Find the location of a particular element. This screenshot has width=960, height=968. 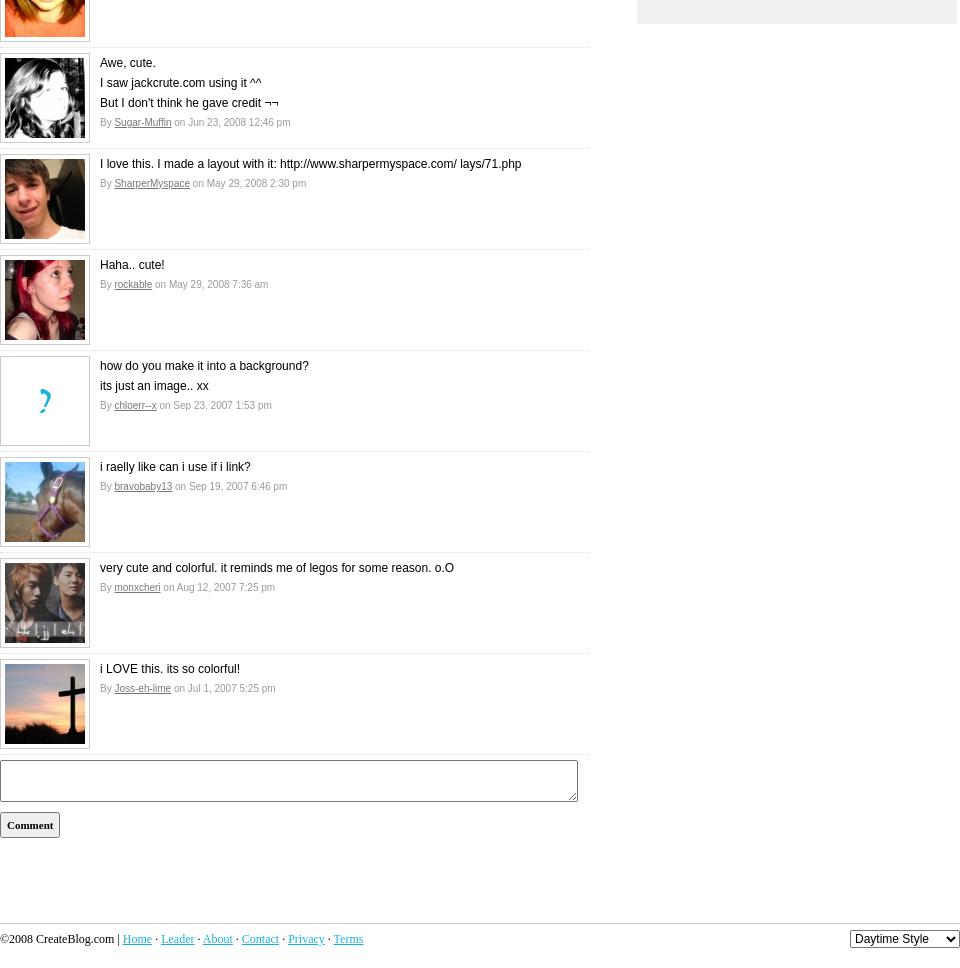

'Home' is located at coordinates (135, 937).